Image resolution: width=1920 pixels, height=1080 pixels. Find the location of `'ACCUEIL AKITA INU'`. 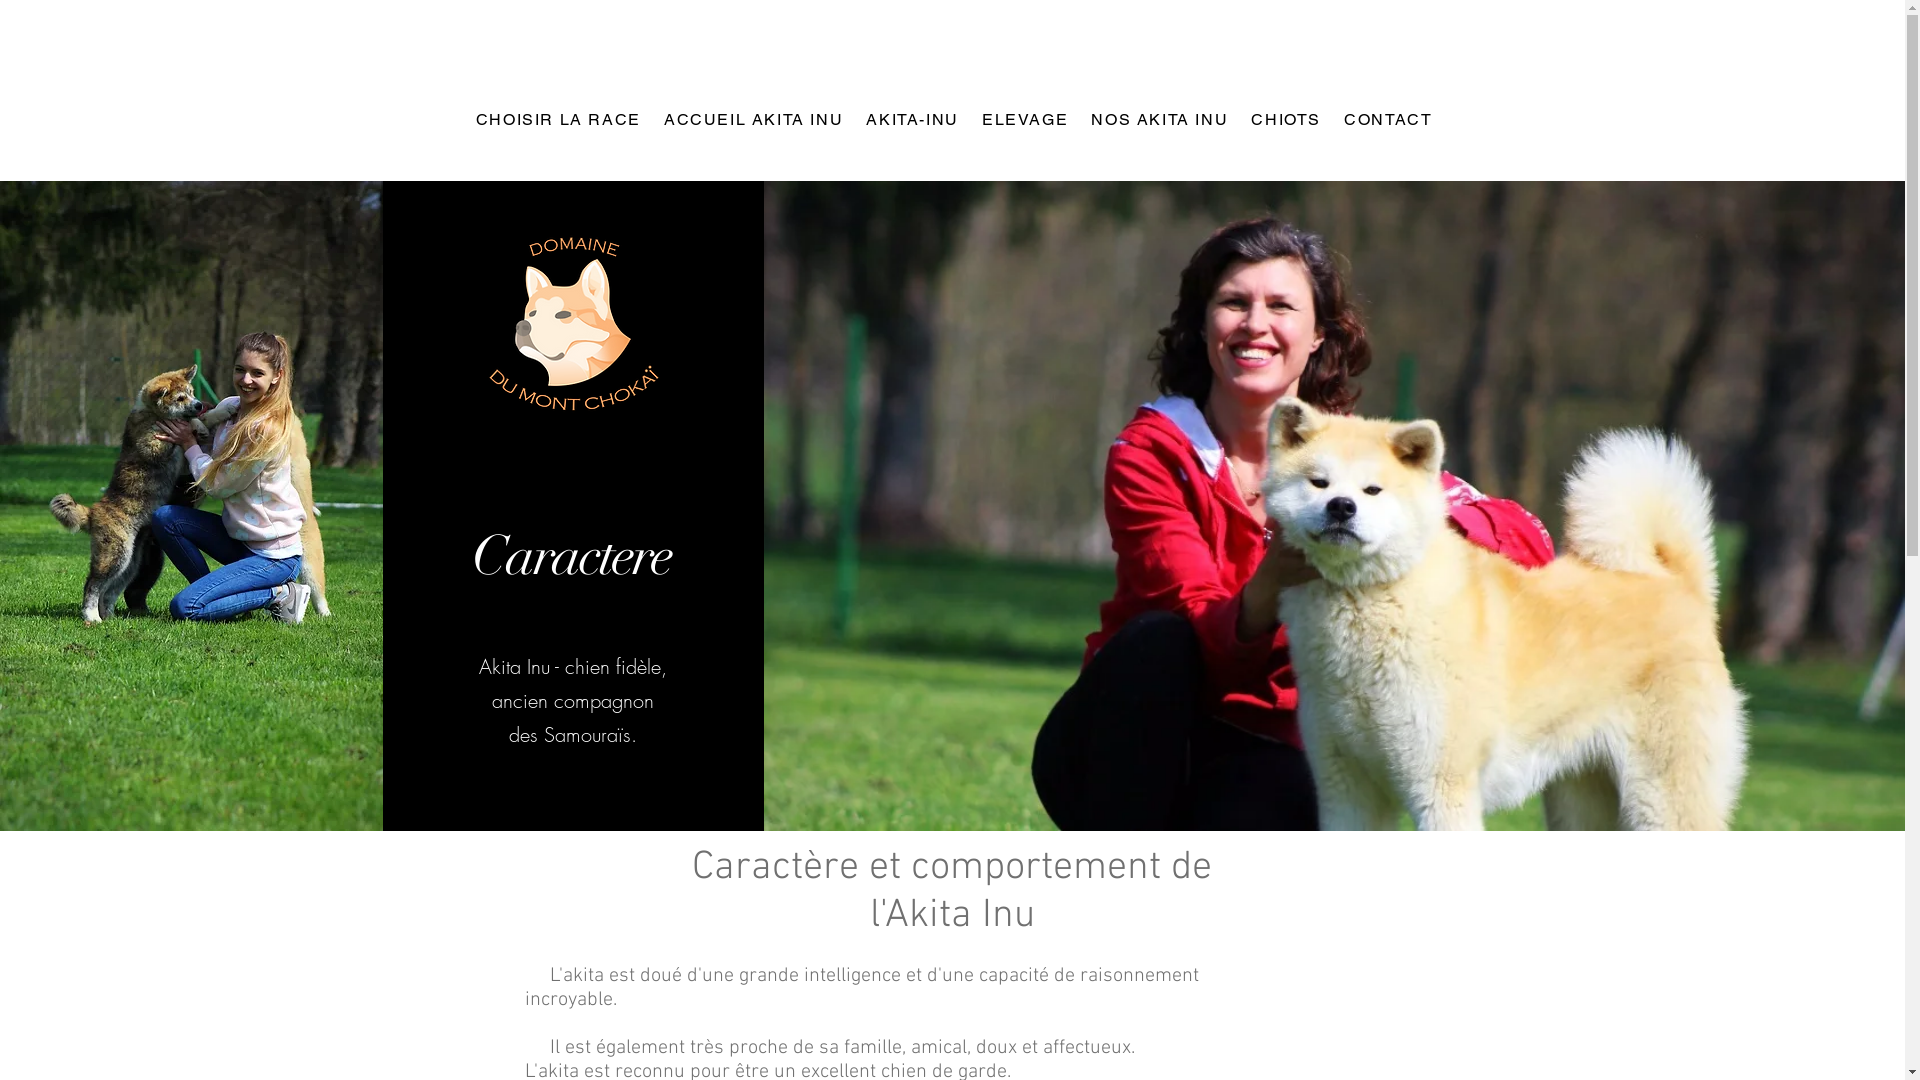

'ACCUEIL AKITA INU' is located at coordinates (751, 120).